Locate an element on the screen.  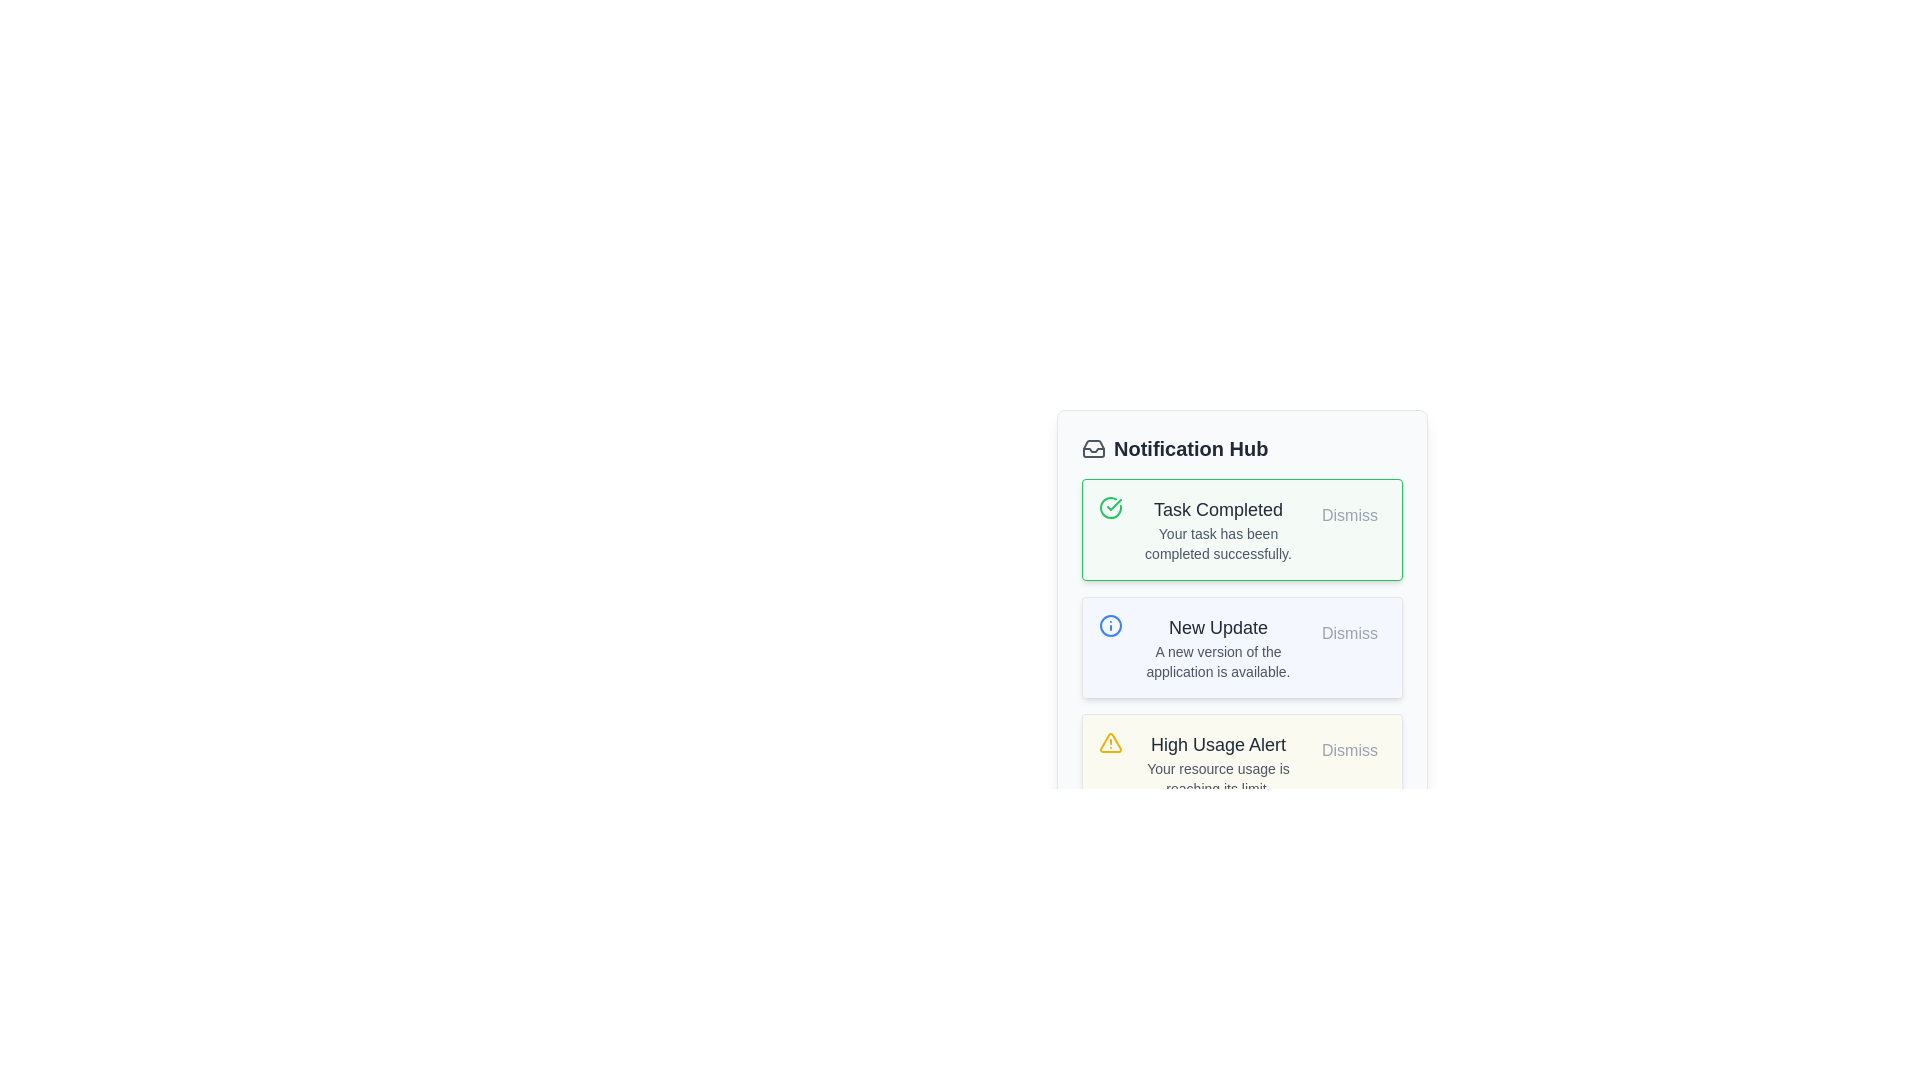
the second icon fragment resembling a simplified inbox in the 'Notification Hub' header section, which is part of an SVG element is located at coordinates (1093, 447).